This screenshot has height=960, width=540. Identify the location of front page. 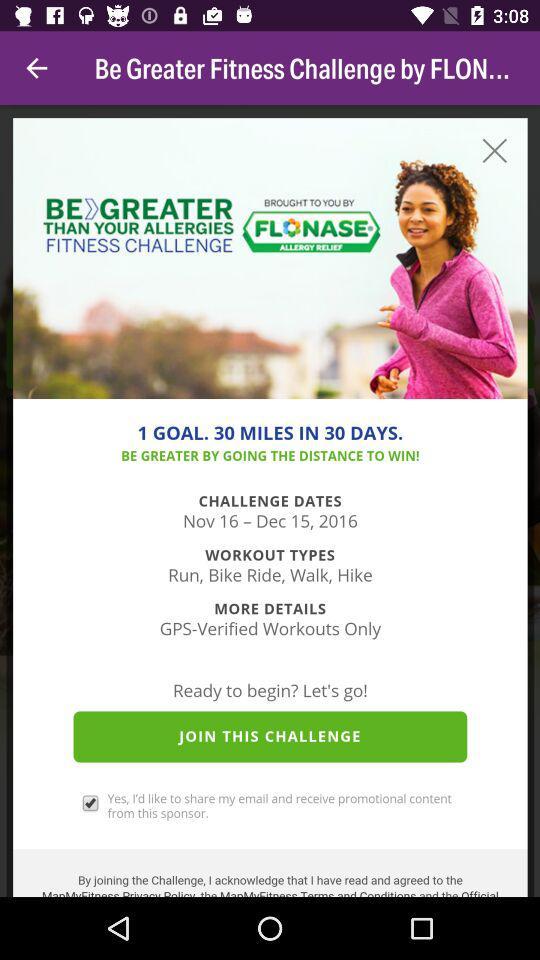
(270, 500).